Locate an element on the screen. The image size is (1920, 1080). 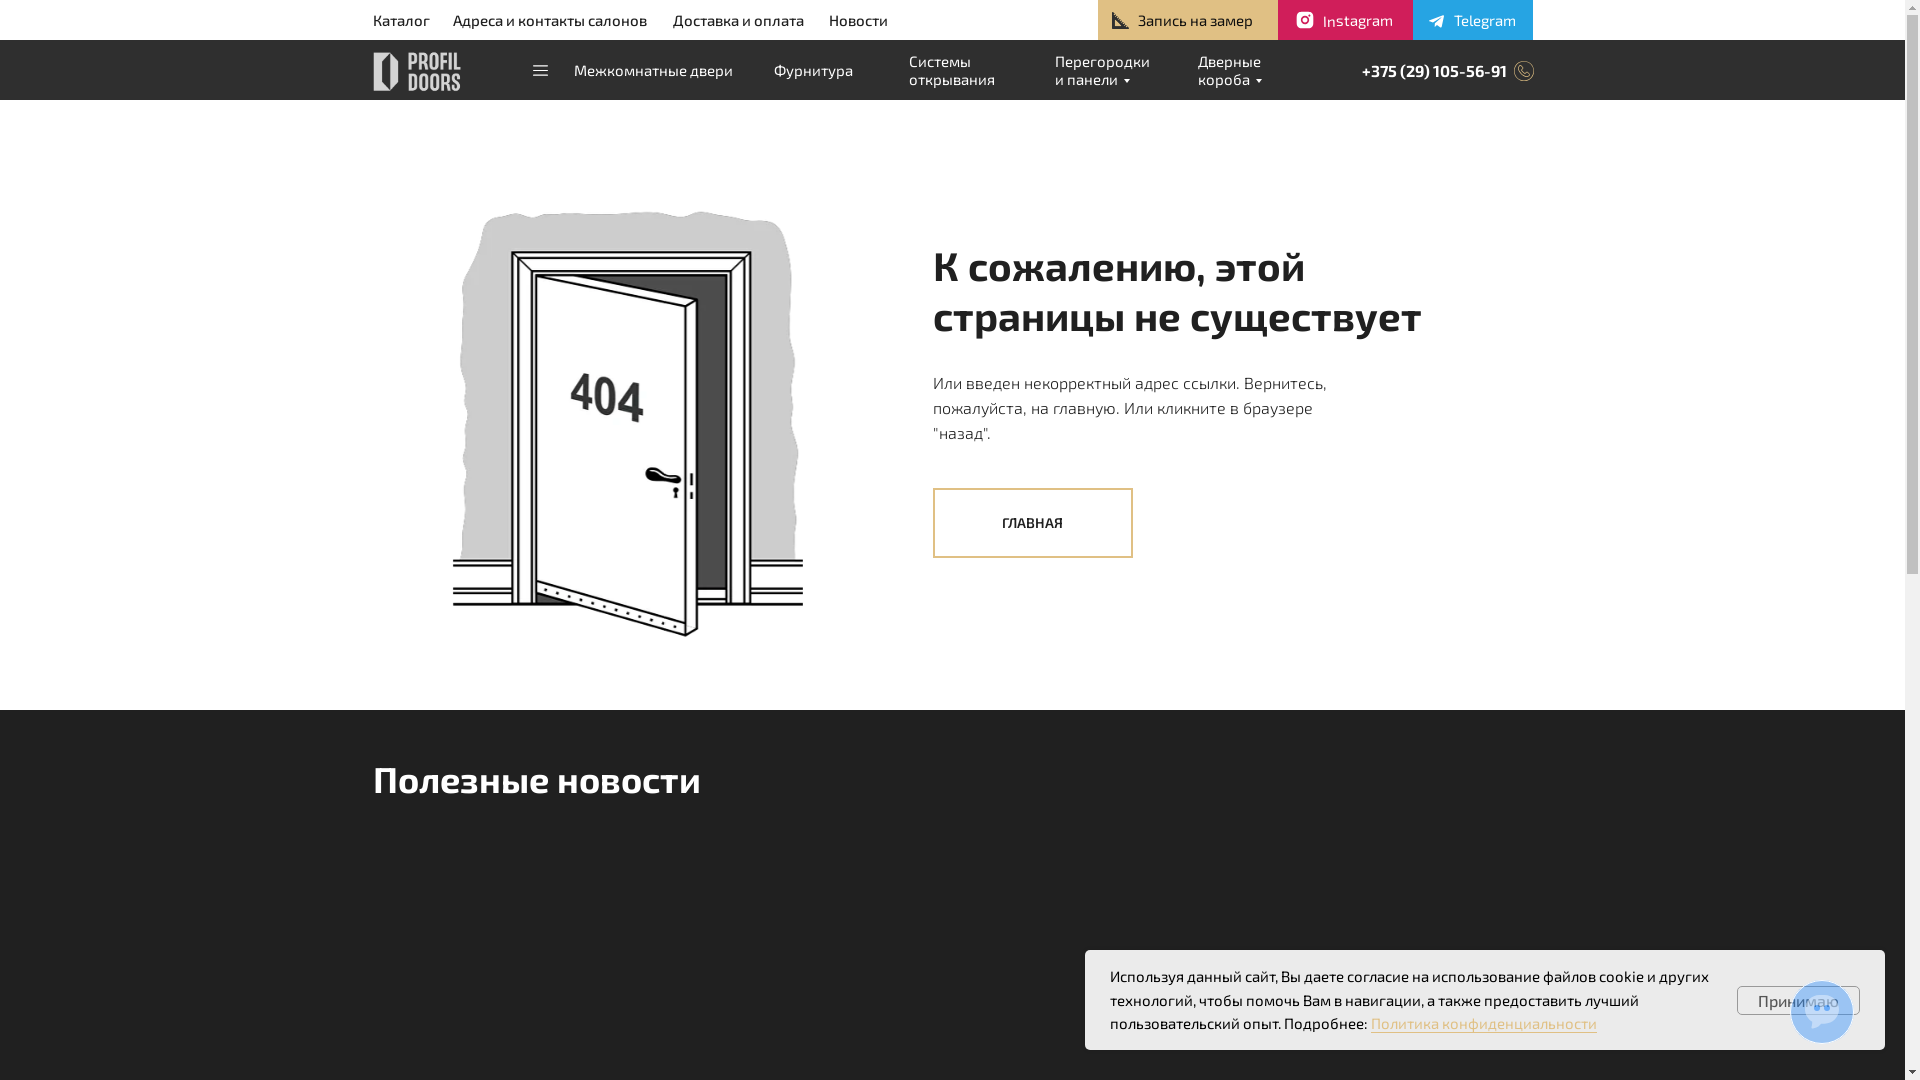
'+375 (29) 105-56-91' is located at coordinates (1433, 69).